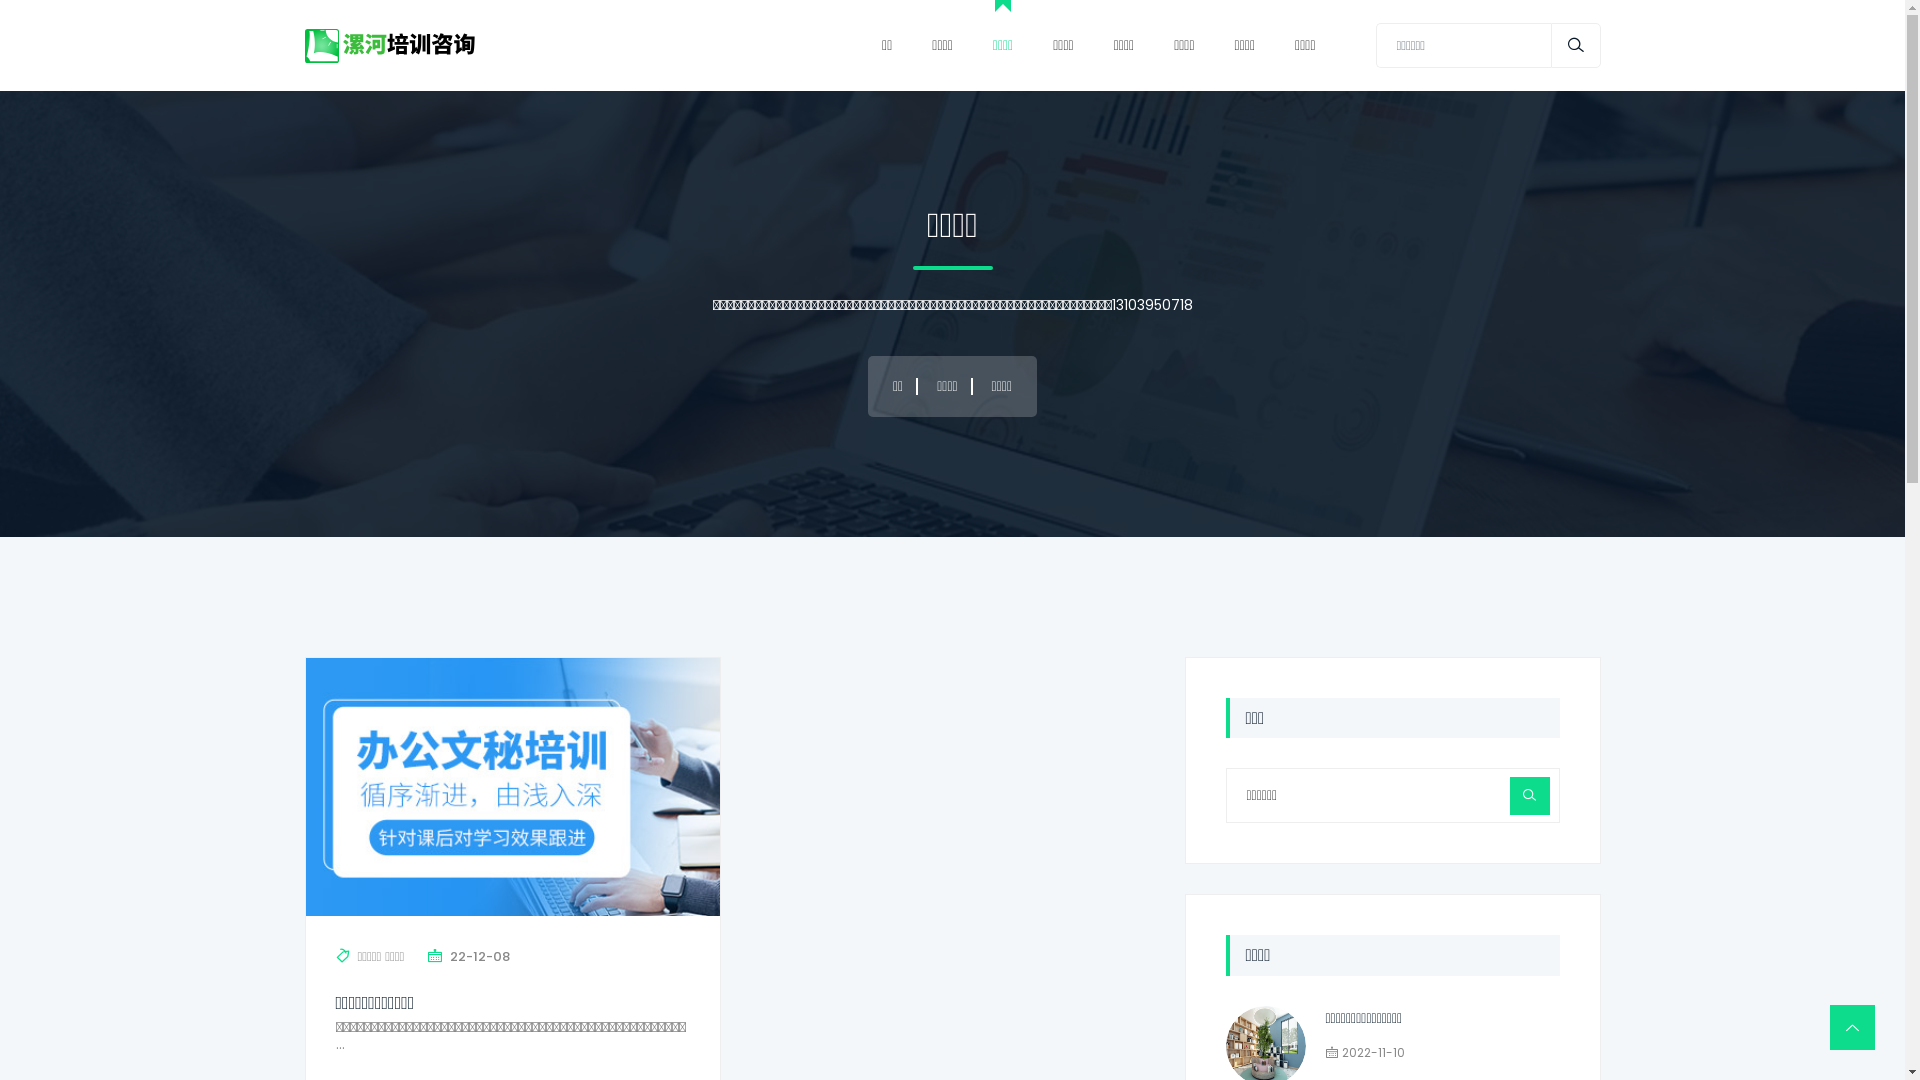  I want to click on '22-12-08', so click(480, 955).